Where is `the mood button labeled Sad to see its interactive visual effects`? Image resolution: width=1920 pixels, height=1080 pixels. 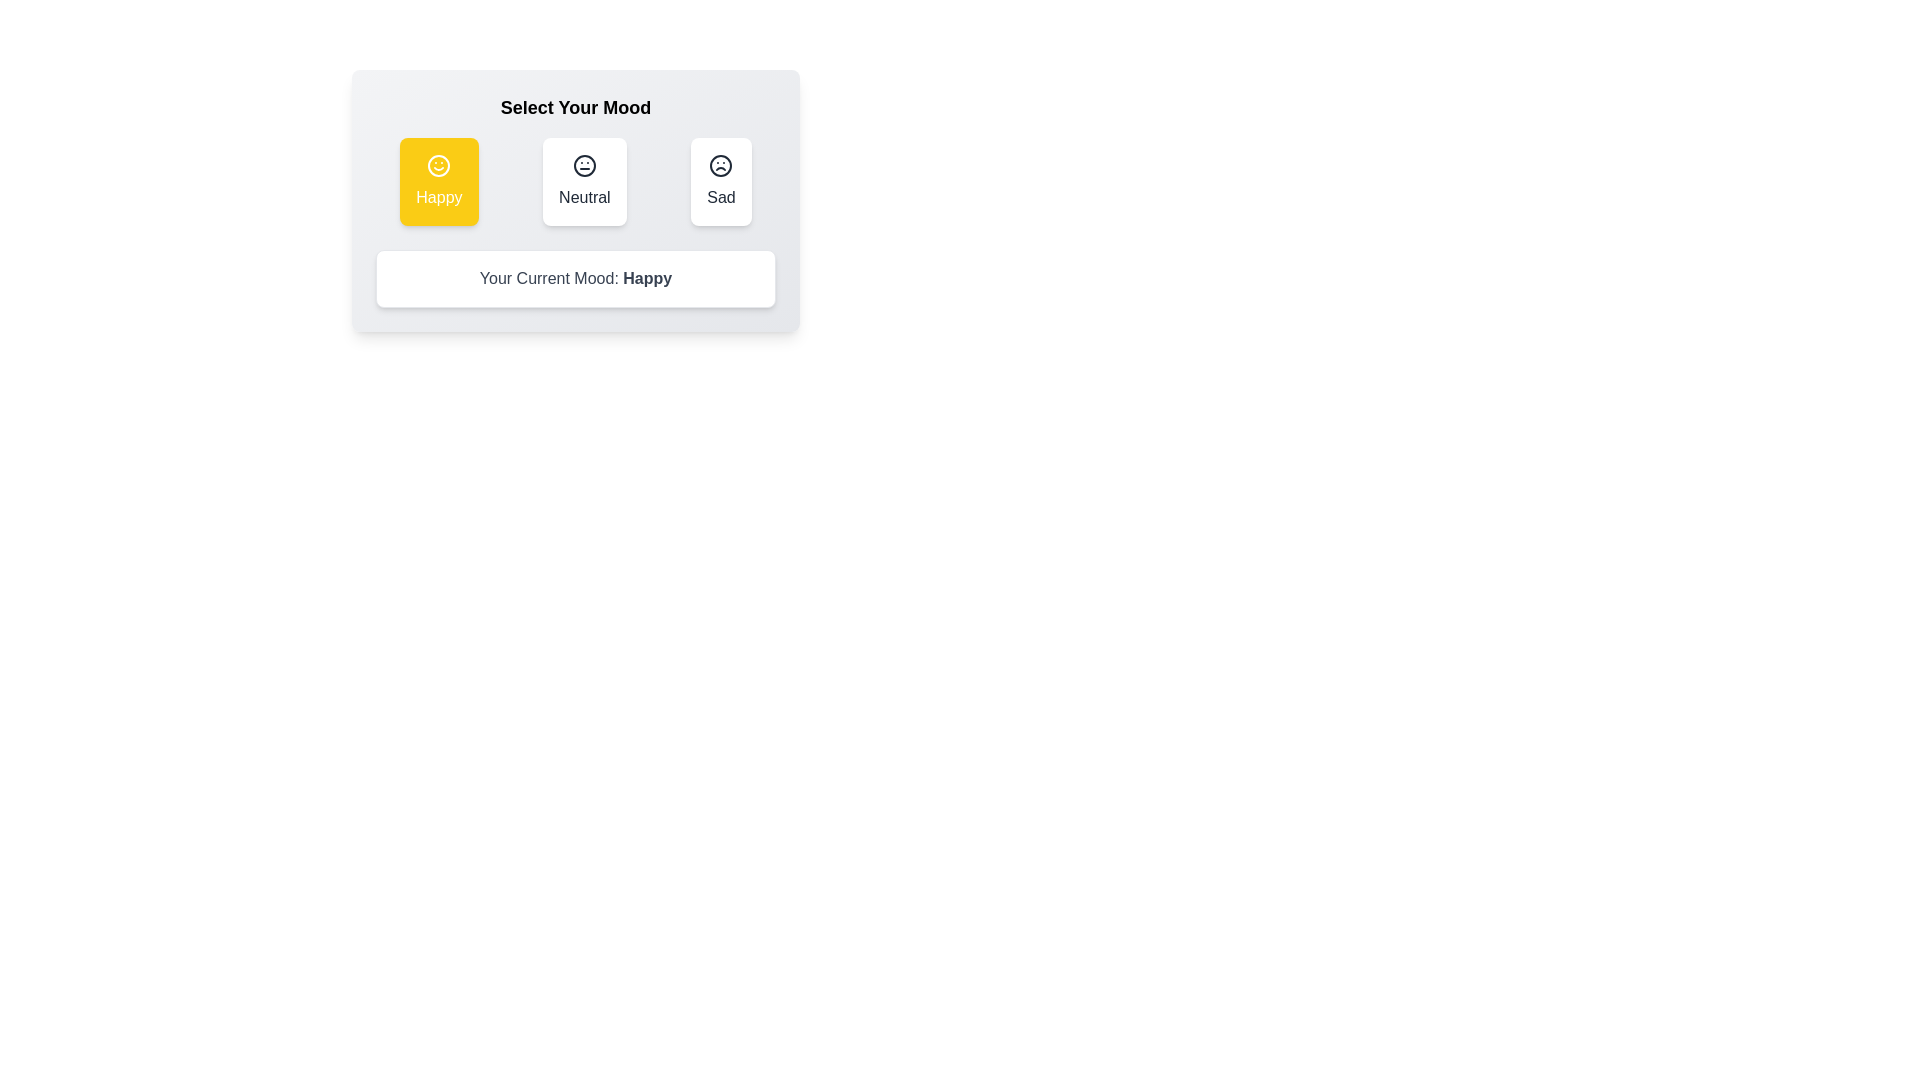 the mood button labeled Sad to see its interactive visual effects is located at coordinates (720, 181).